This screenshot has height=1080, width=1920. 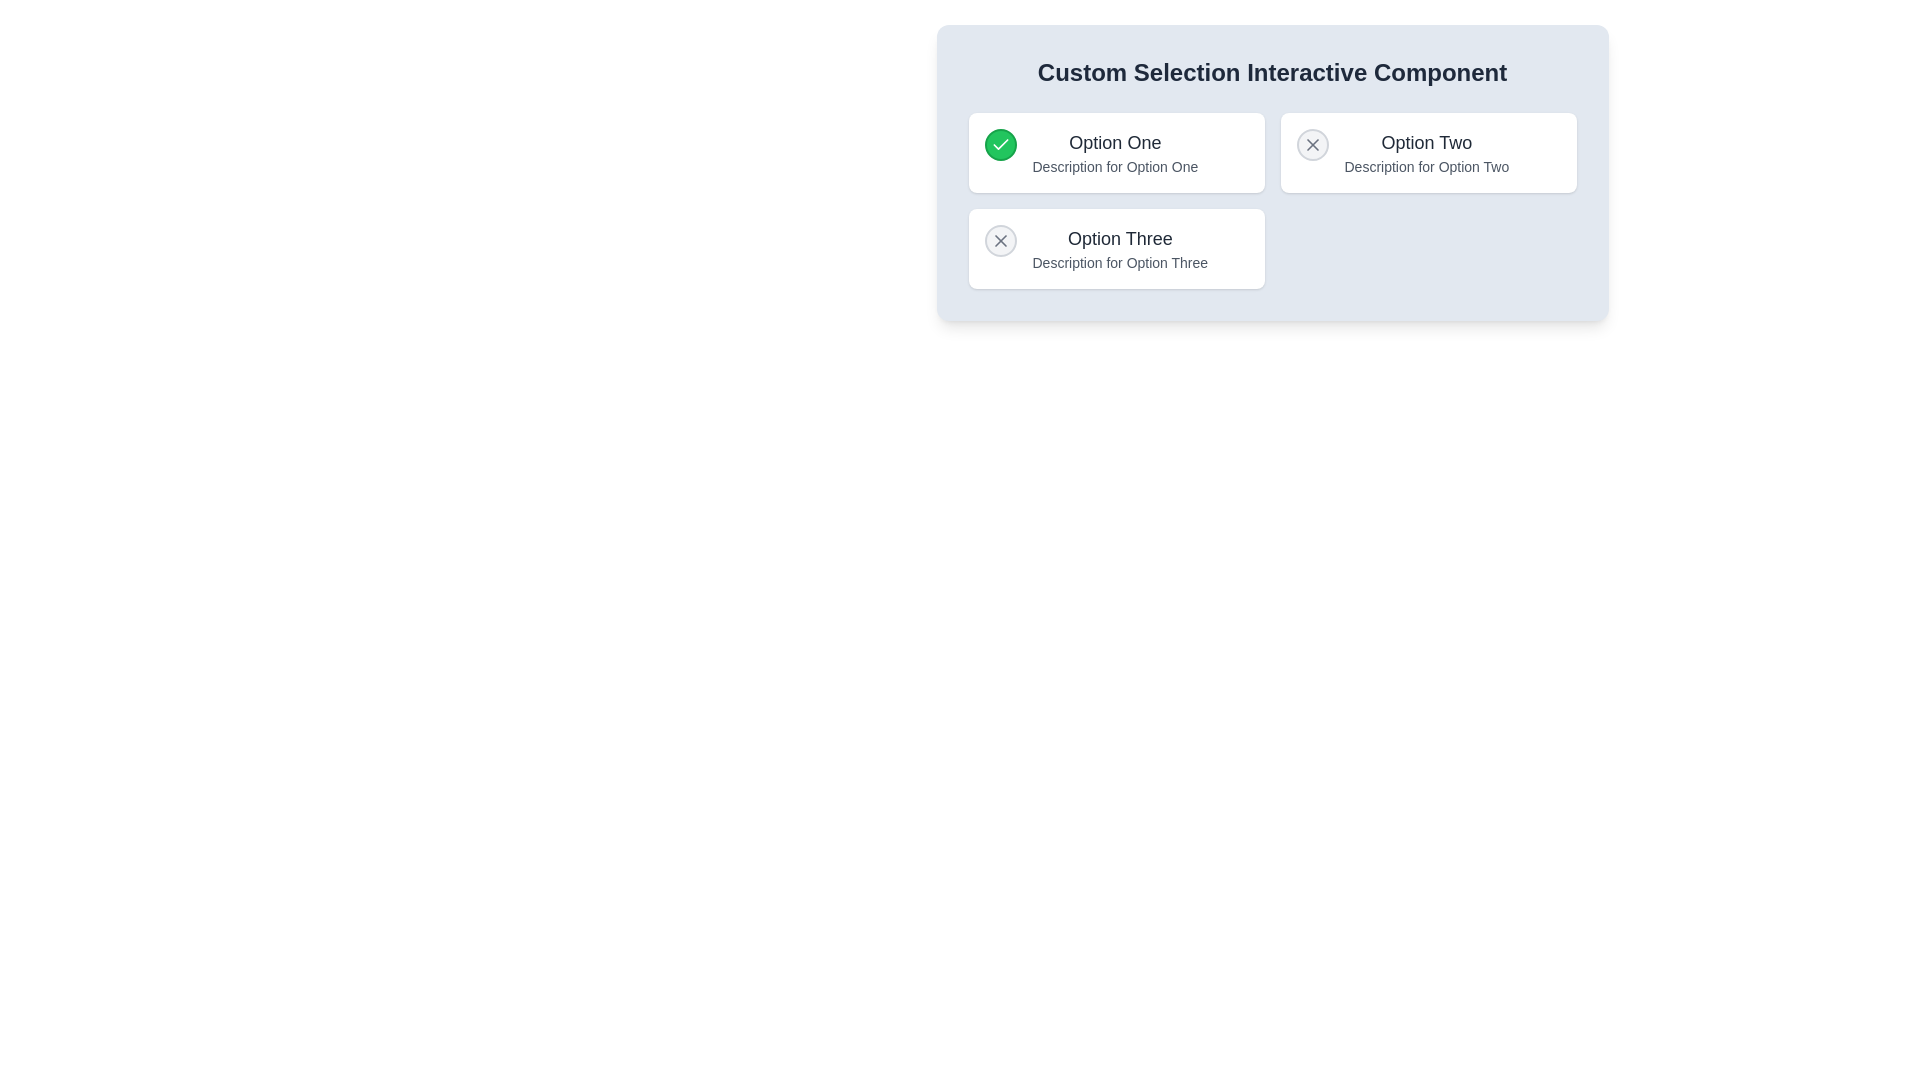 What do you see at coordinates (1425, 165) in the screenshot?
I see `the text label styled in a smaller font size and lighter gray color that reads 'Description for Option Two', located below the title label 'Option Two' in the second column of the selection options grid` at bounding box center [1425, 165].